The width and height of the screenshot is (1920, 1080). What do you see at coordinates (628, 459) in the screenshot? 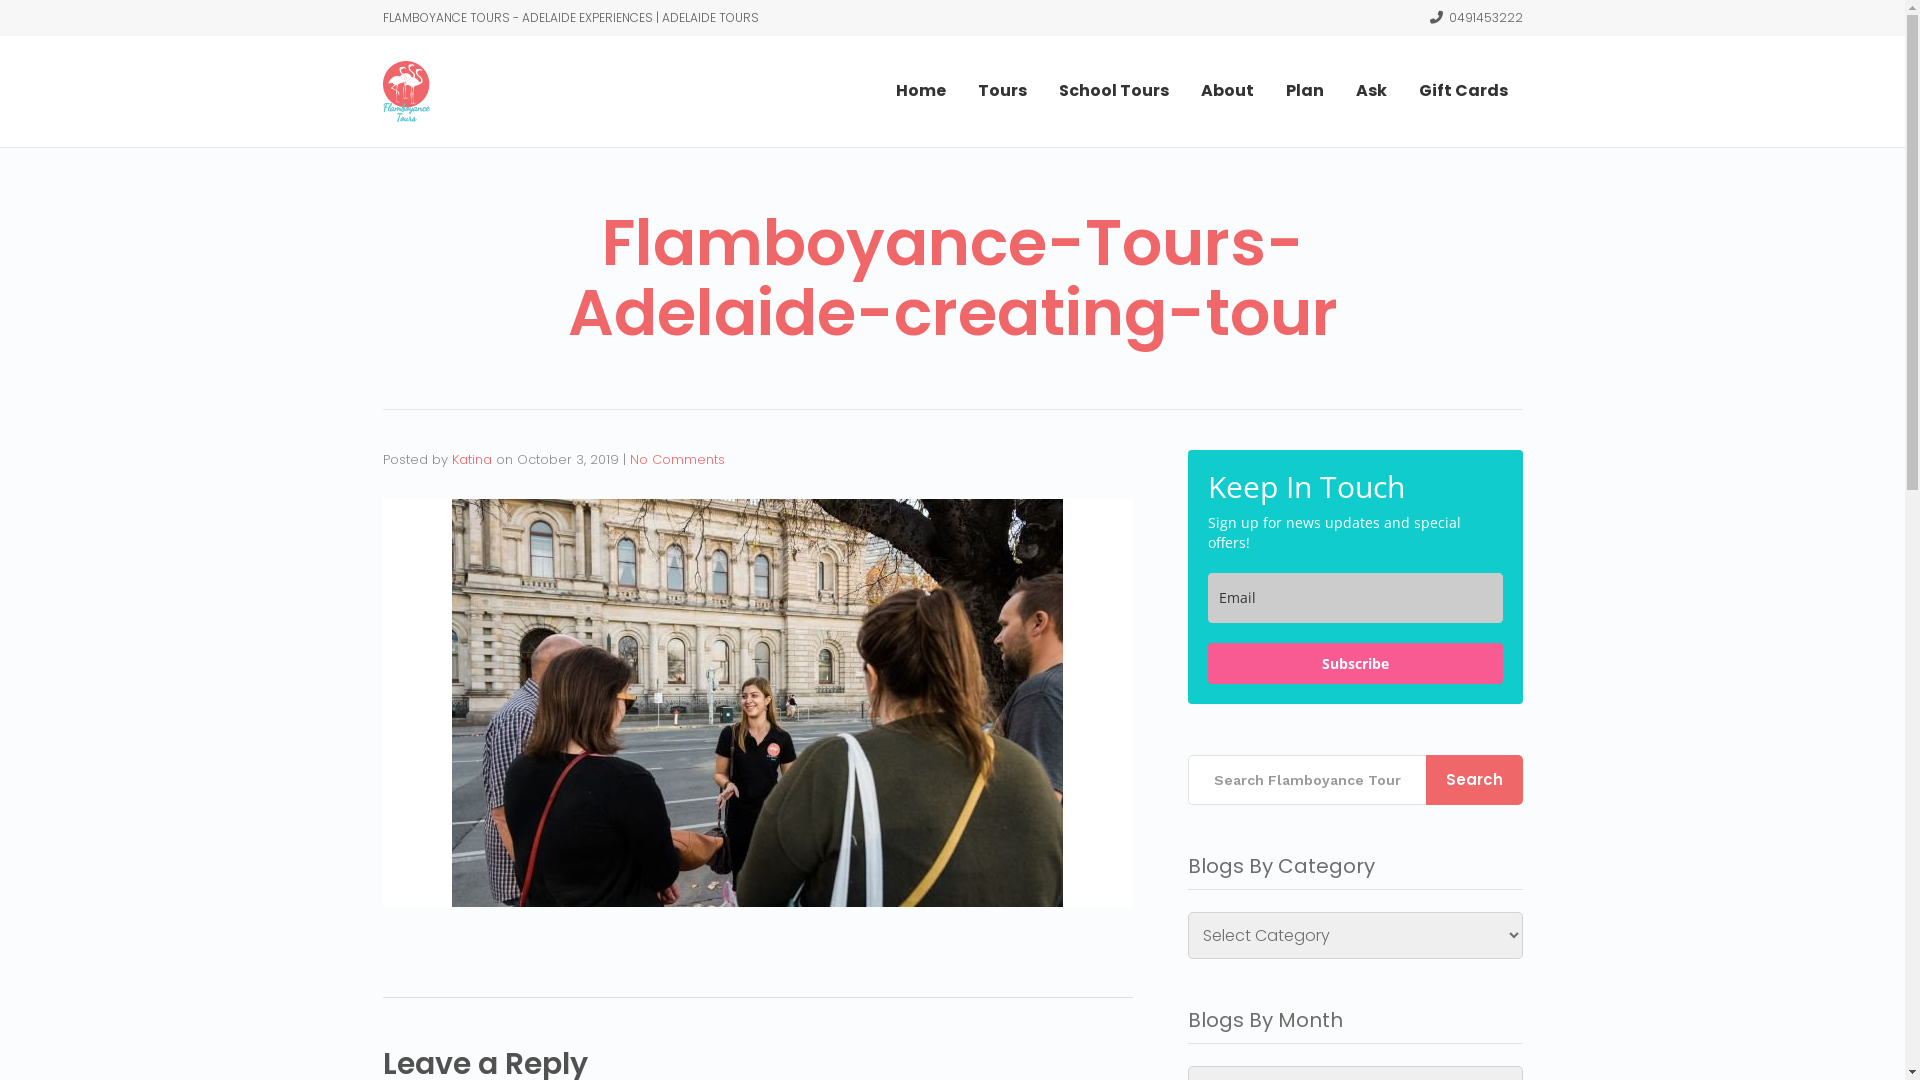
I see `'No Comments'` at bounding box center [628, 459].